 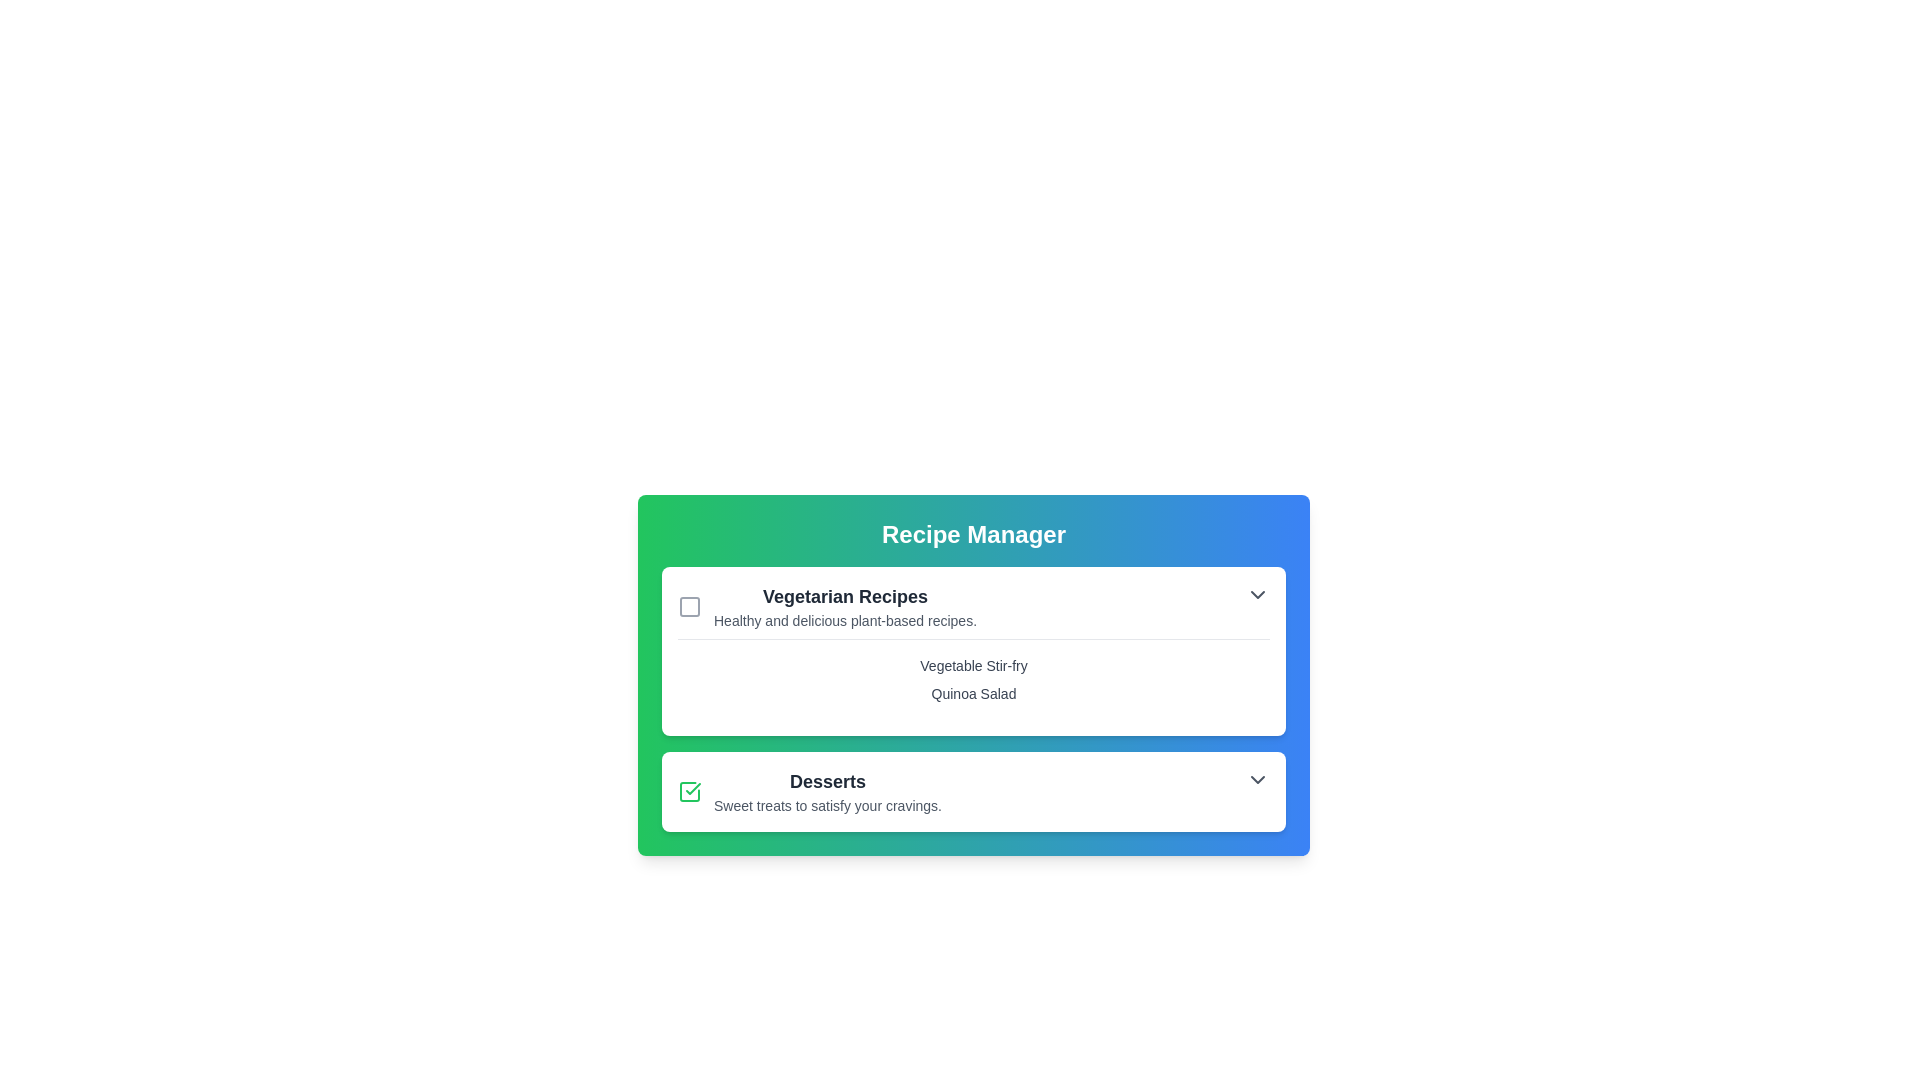 What do you see at coordinates (1256, 593) in the screenshot?
I see `the downward-pointing chevron button in the header of the 'Vegetarian Recipes' section to interact` at bounding box center [1256, 593].